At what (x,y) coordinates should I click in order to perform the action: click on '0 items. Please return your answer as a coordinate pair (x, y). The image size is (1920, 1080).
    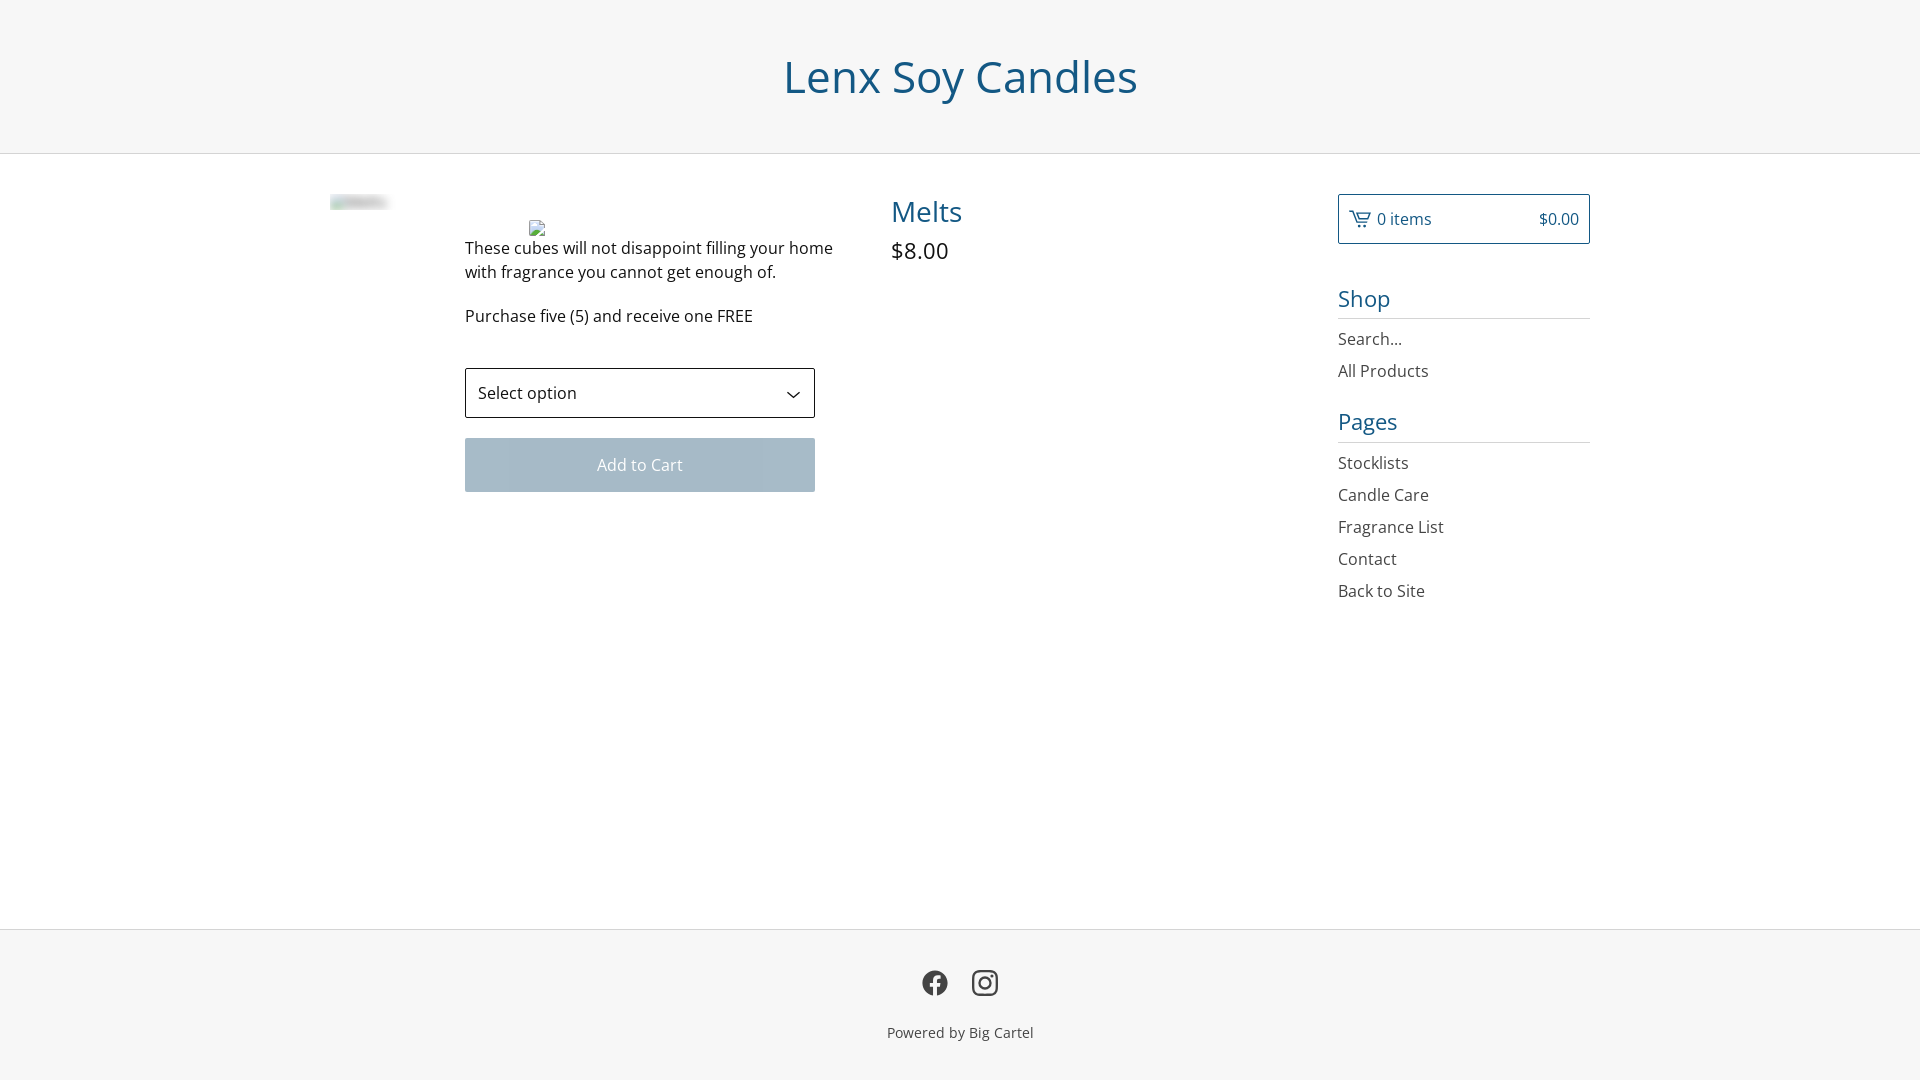
    Looking at the image, I should click on (1464, 219).